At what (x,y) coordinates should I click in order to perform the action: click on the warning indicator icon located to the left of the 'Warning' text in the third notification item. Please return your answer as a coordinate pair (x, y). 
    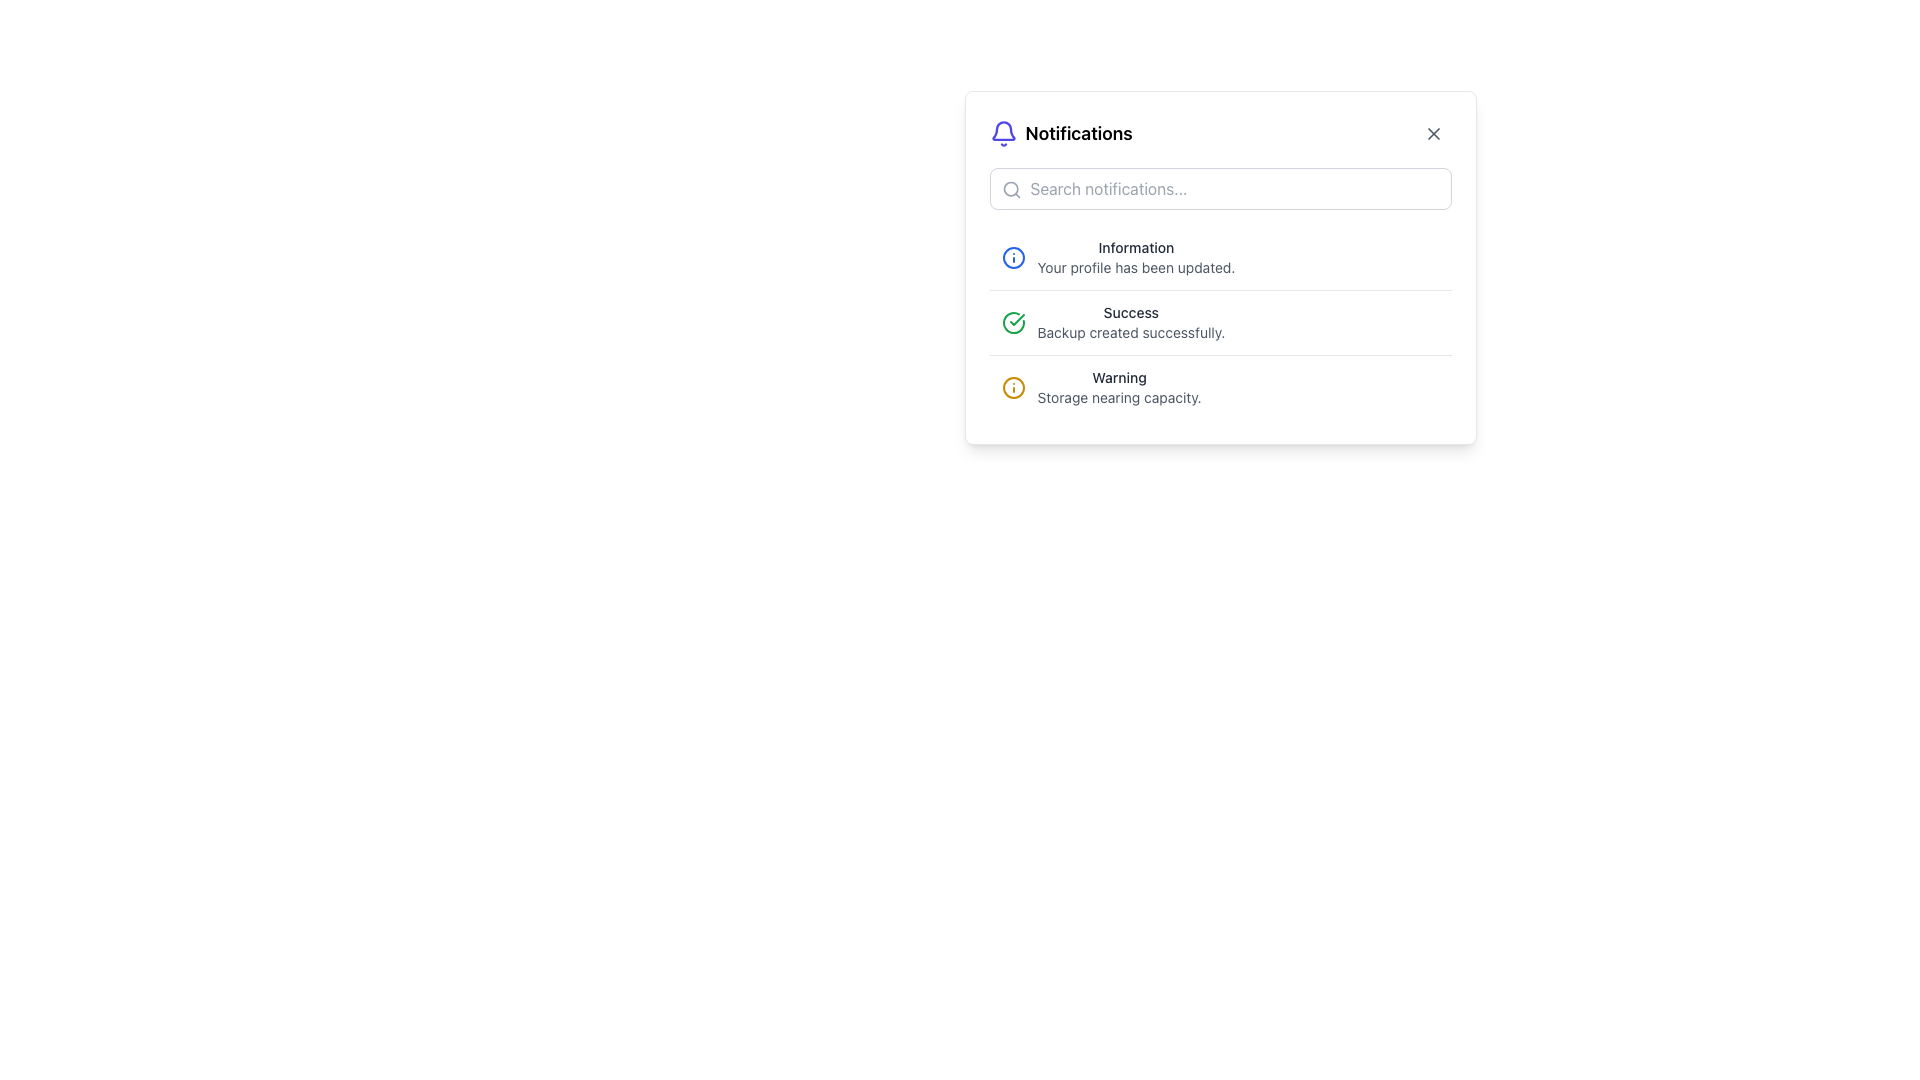
    Looking at the image, I should click on (1013, 388).